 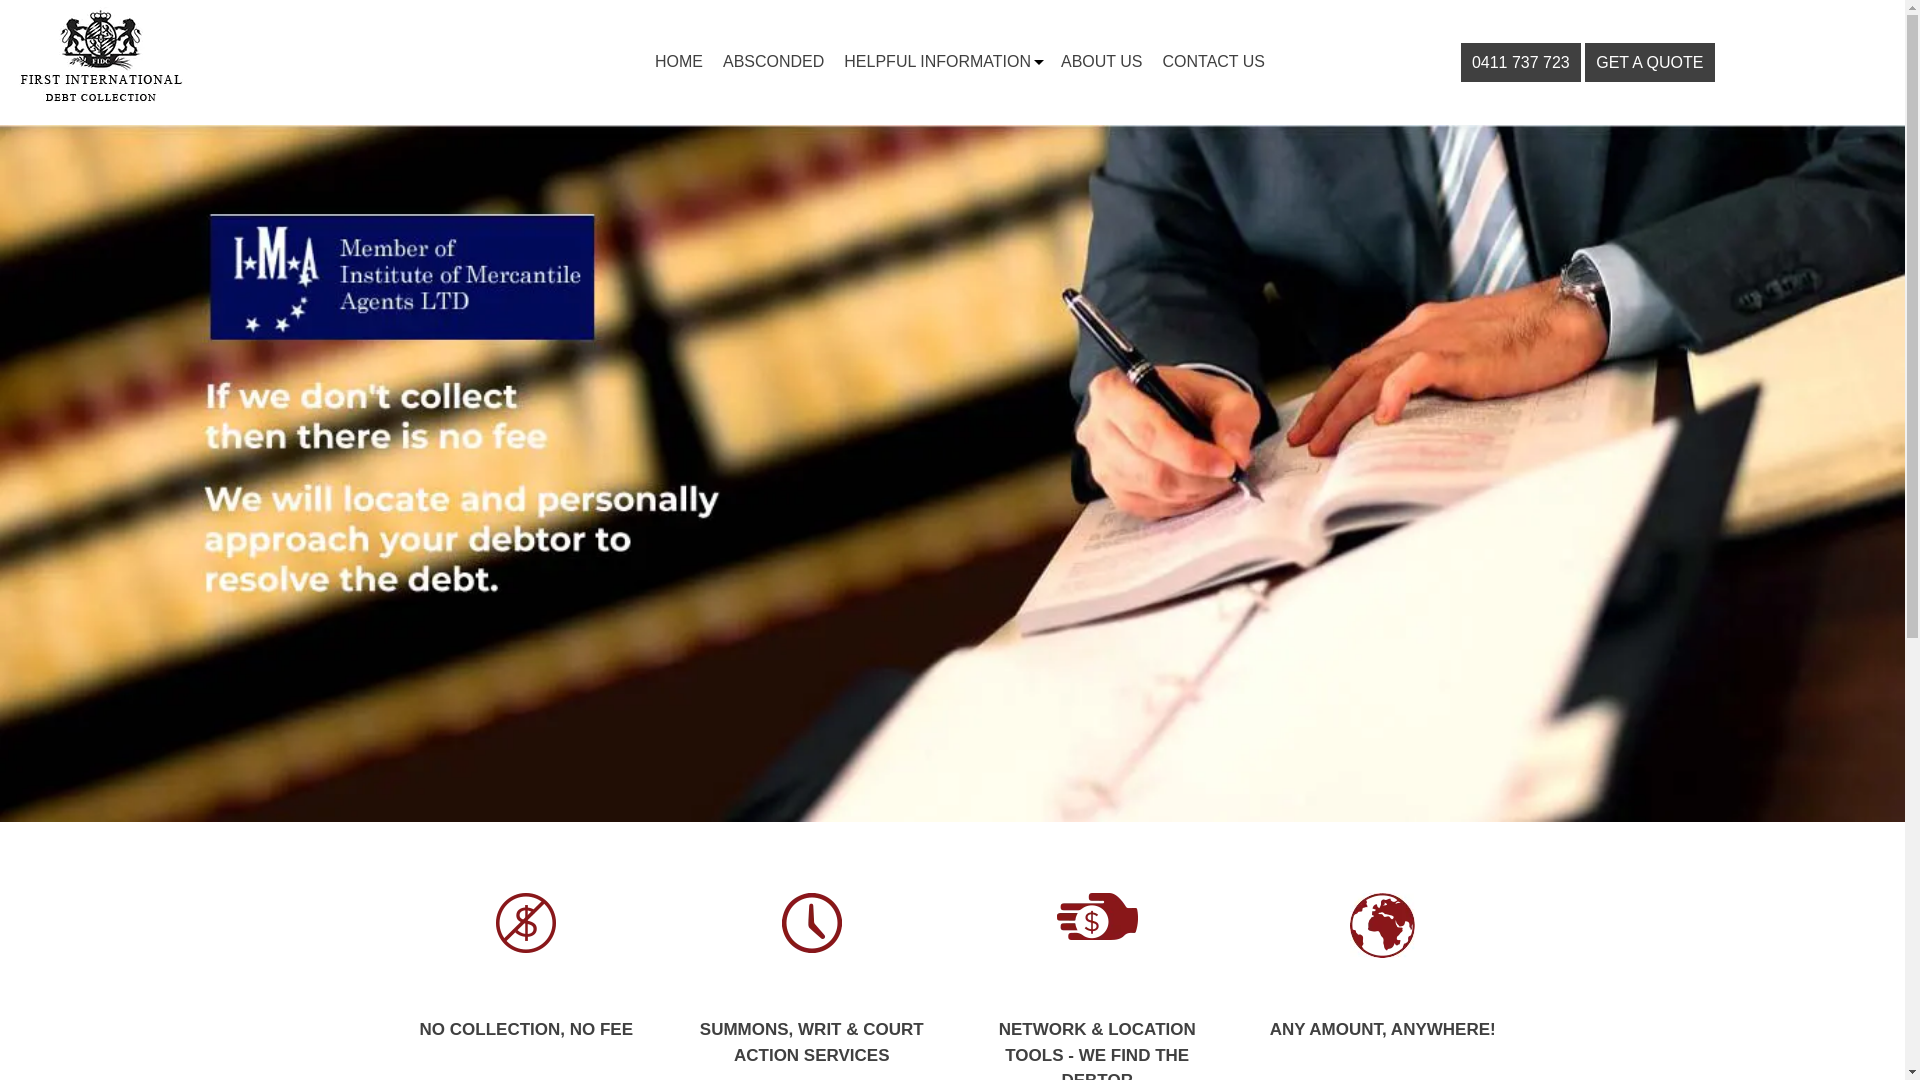 What do you see at coordinates (678, 60) in the screenshot?
I see `'HOME'` at bounding box center [678, 60].